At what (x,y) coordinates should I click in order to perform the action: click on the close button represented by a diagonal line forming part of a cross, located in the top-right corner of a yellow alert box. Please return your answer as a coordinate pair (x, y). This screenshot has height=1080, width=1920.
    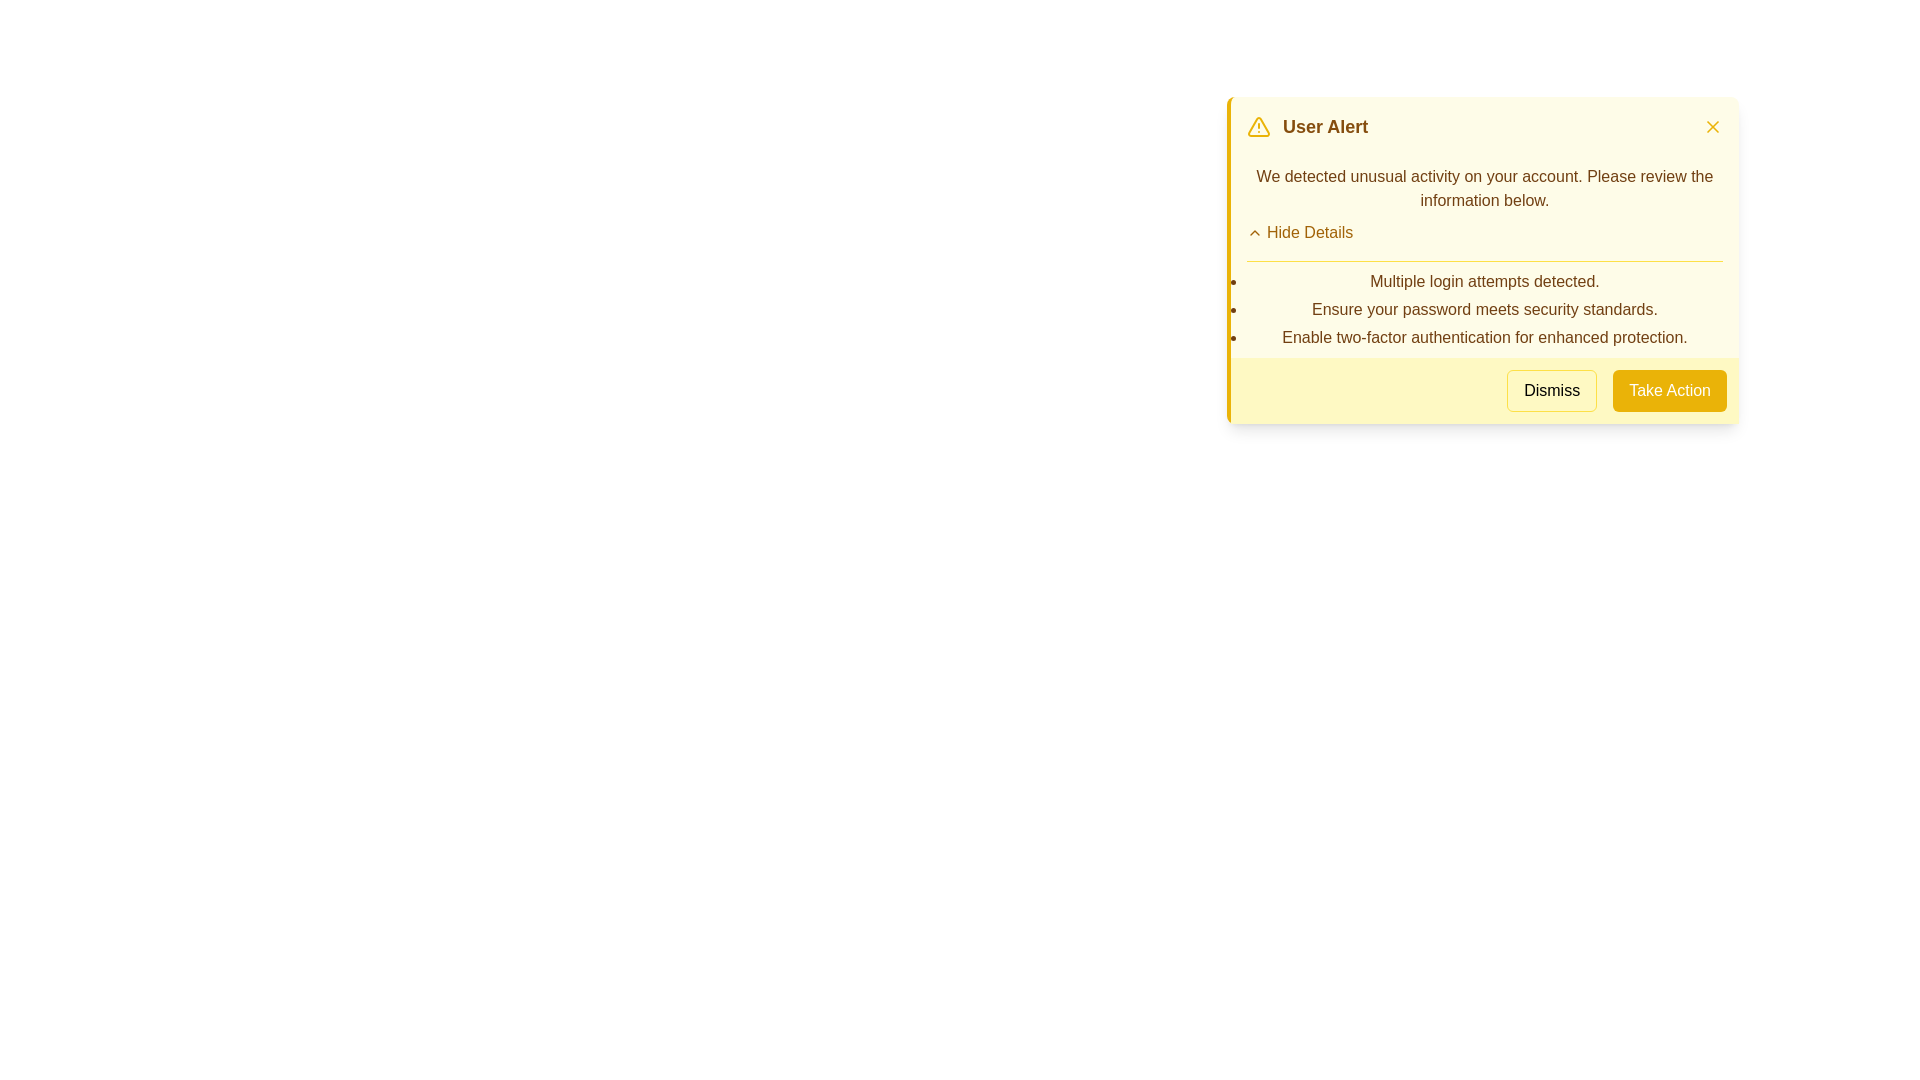
    Looking at the image, I should click on (1712, 127).